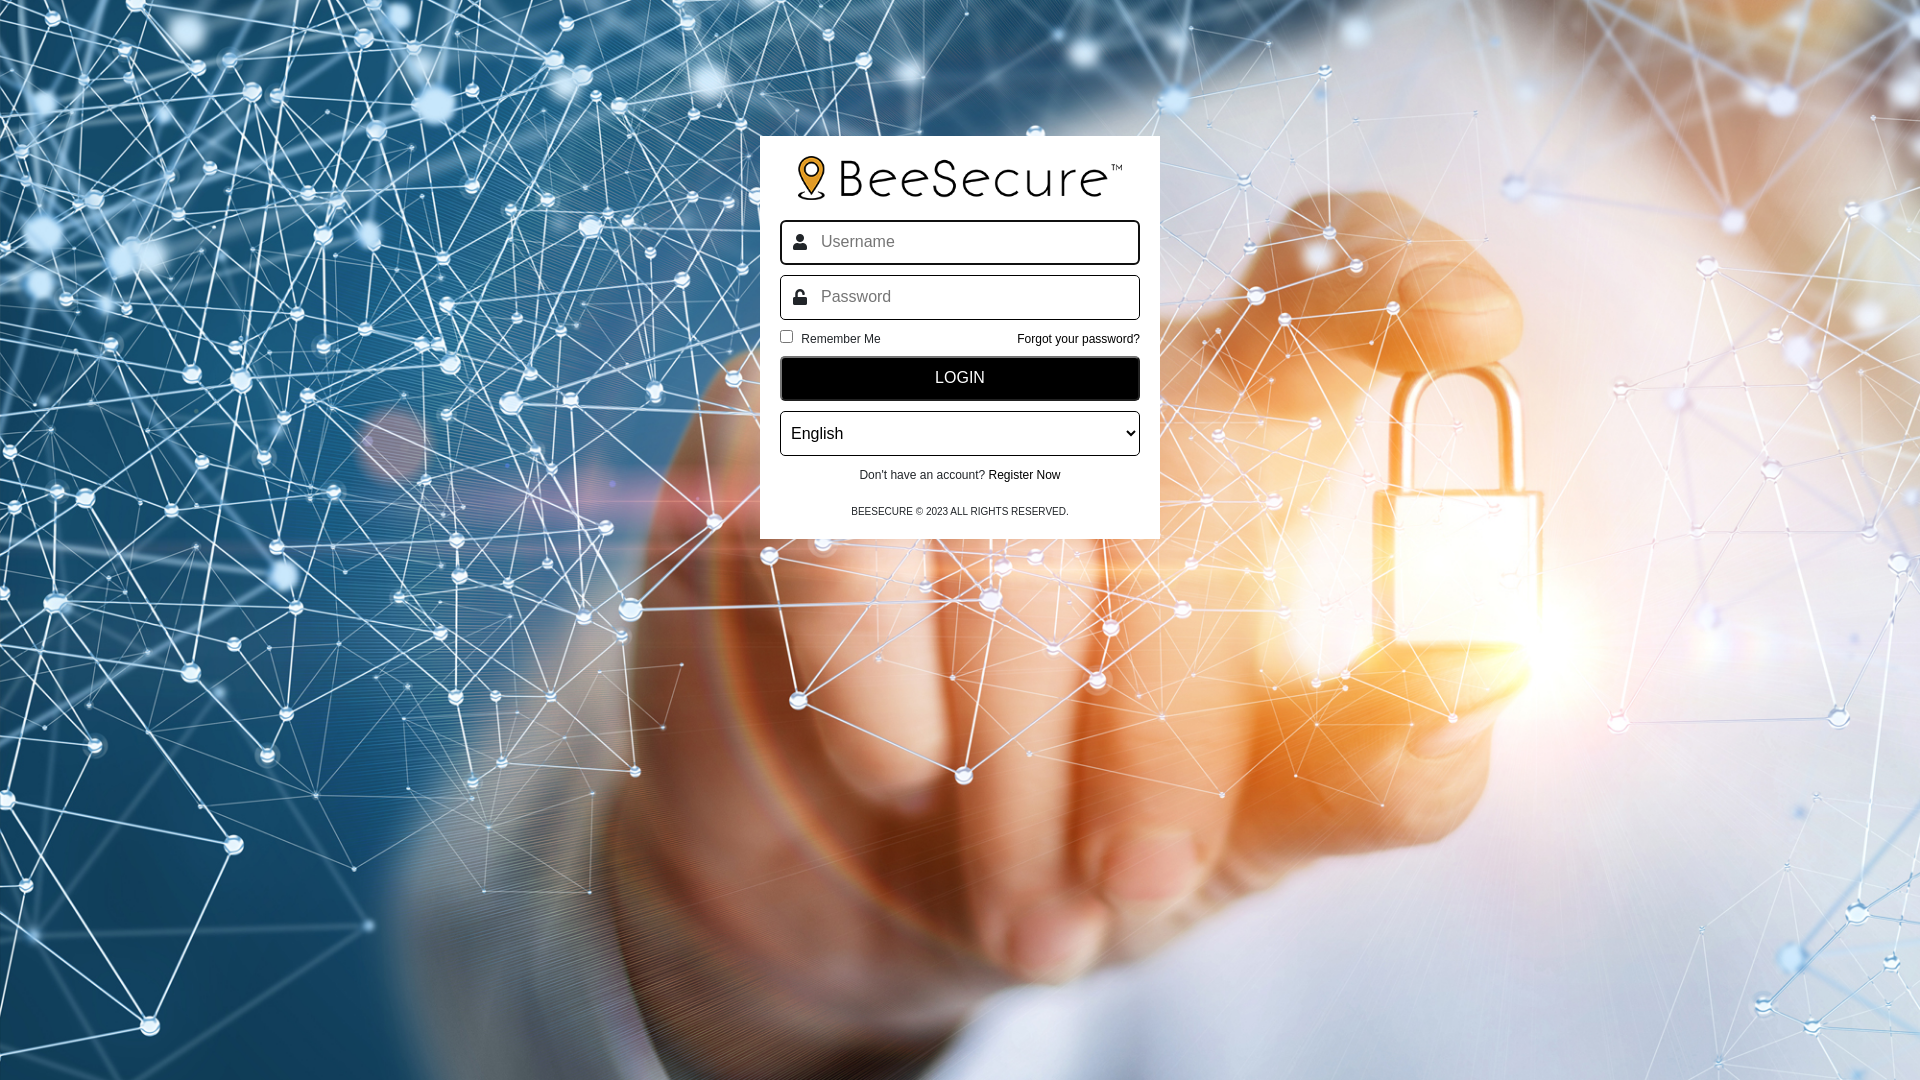  What do you see at coordinates (1017, 338) in the screenshot?
I see `'Forgot your password?'` at bounding box center [1017, 338].